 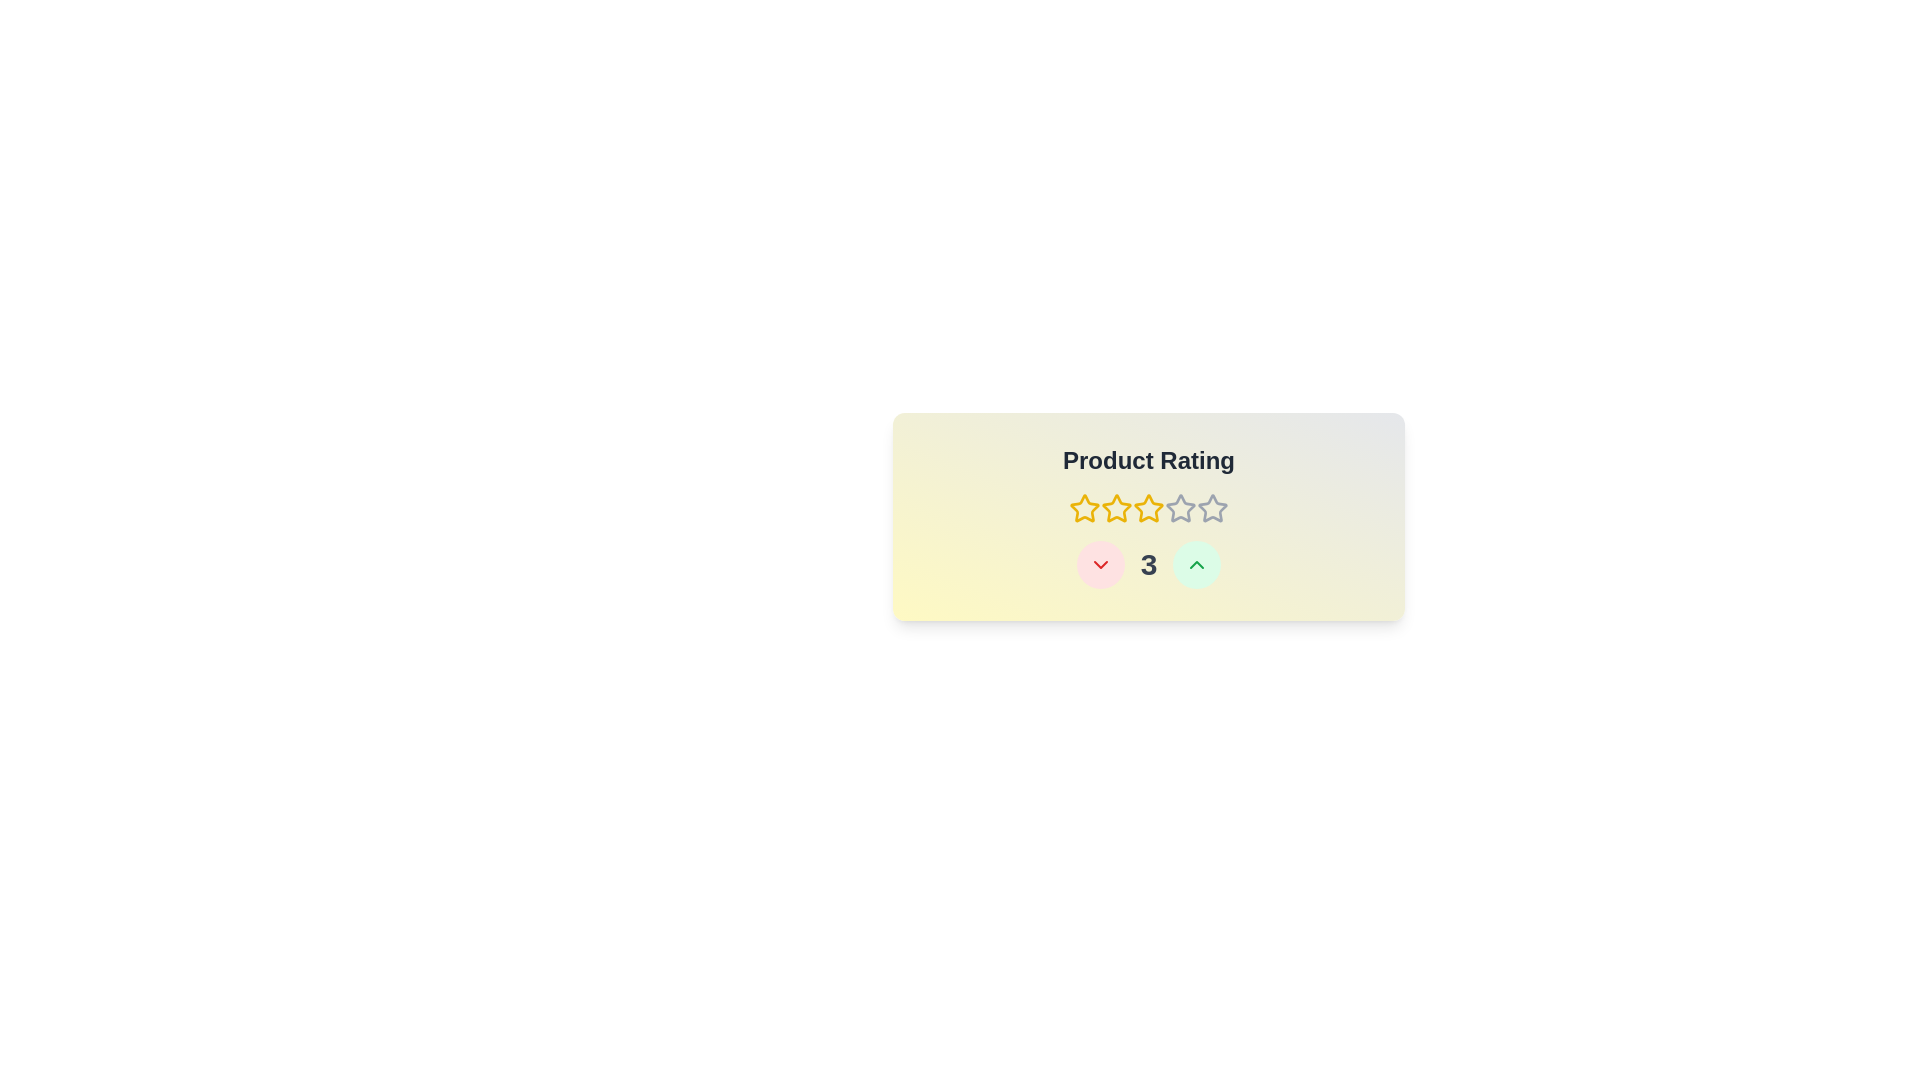 What do you see at coordinates (1116, 507) in the screenshot?
I see `the second star icon in the rating component below the title 'Product Rating' to trigger the tooltip or highlighting effect` at bounding box center [1116, 507].